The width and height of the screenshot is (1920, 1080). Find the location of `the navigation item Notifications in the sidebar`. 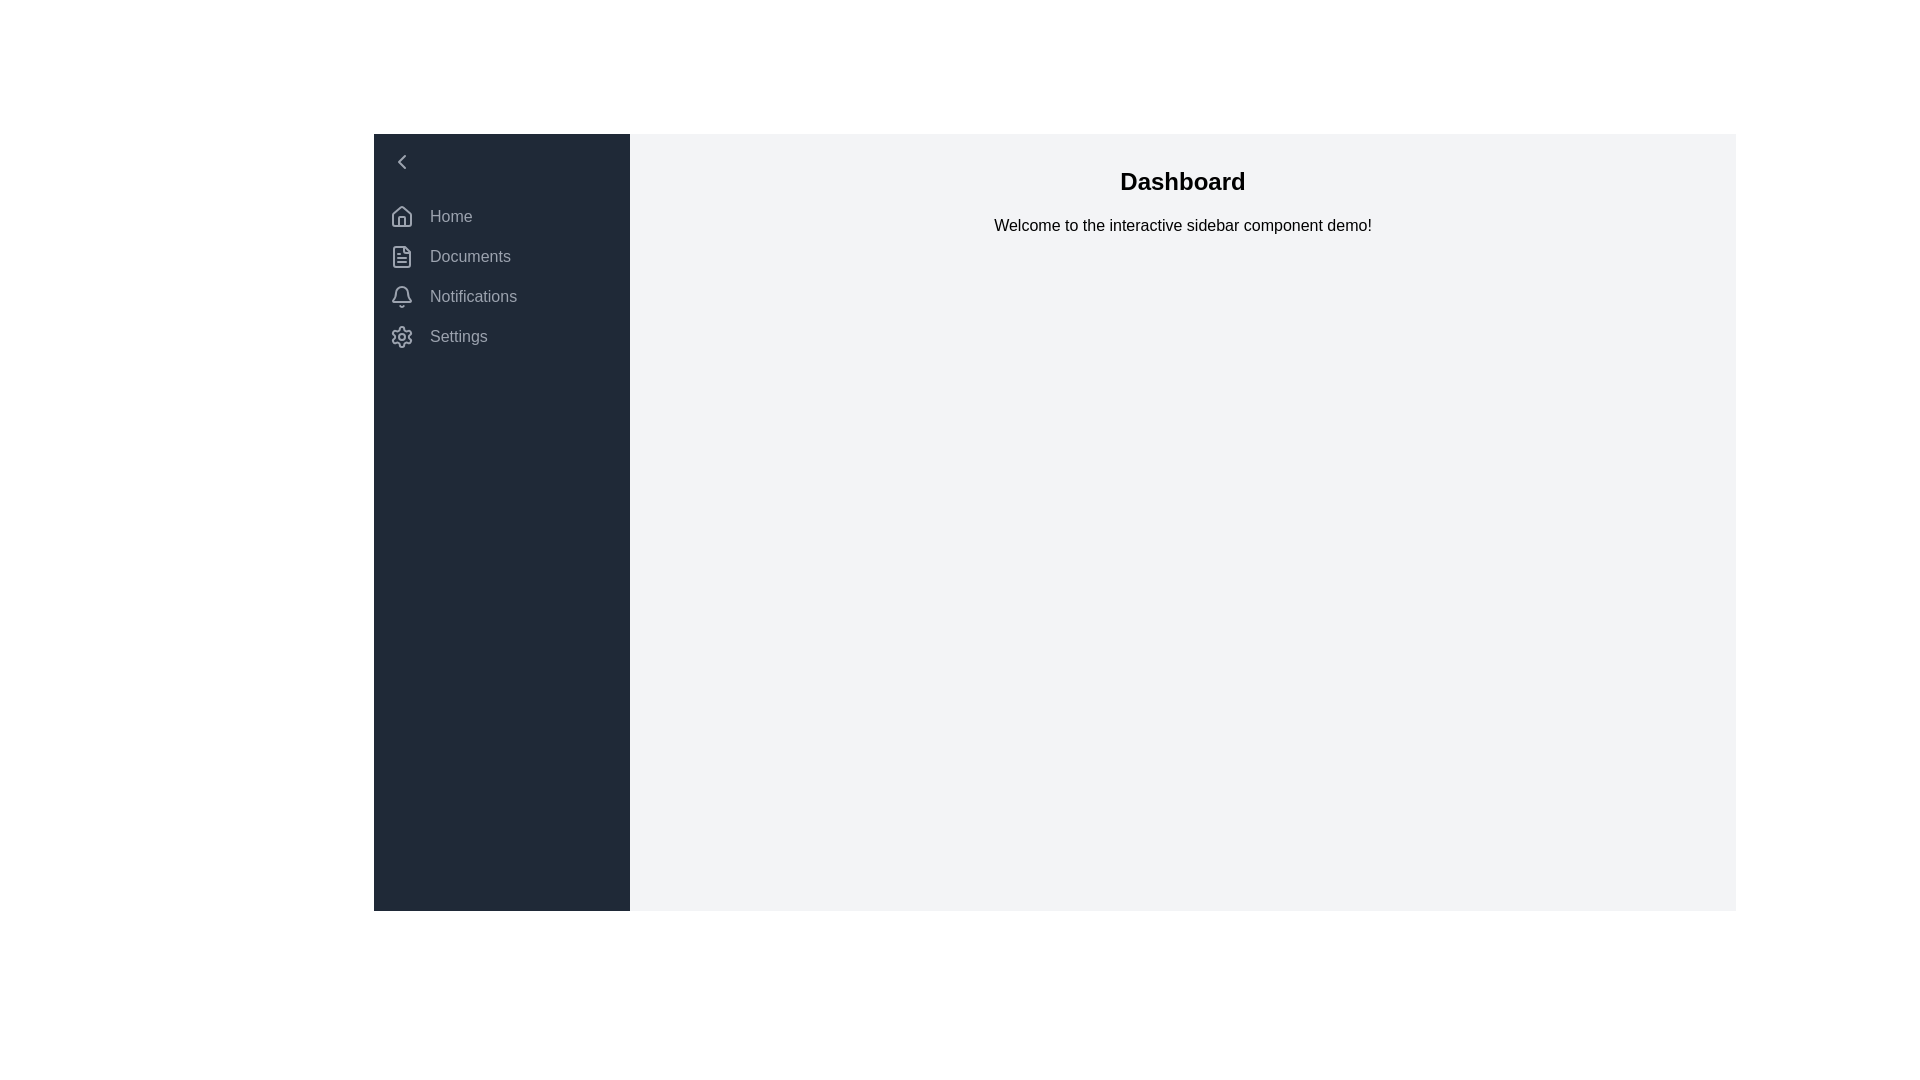

the navigation item Notifications in the sidebar is located at coordinates (502, 297).